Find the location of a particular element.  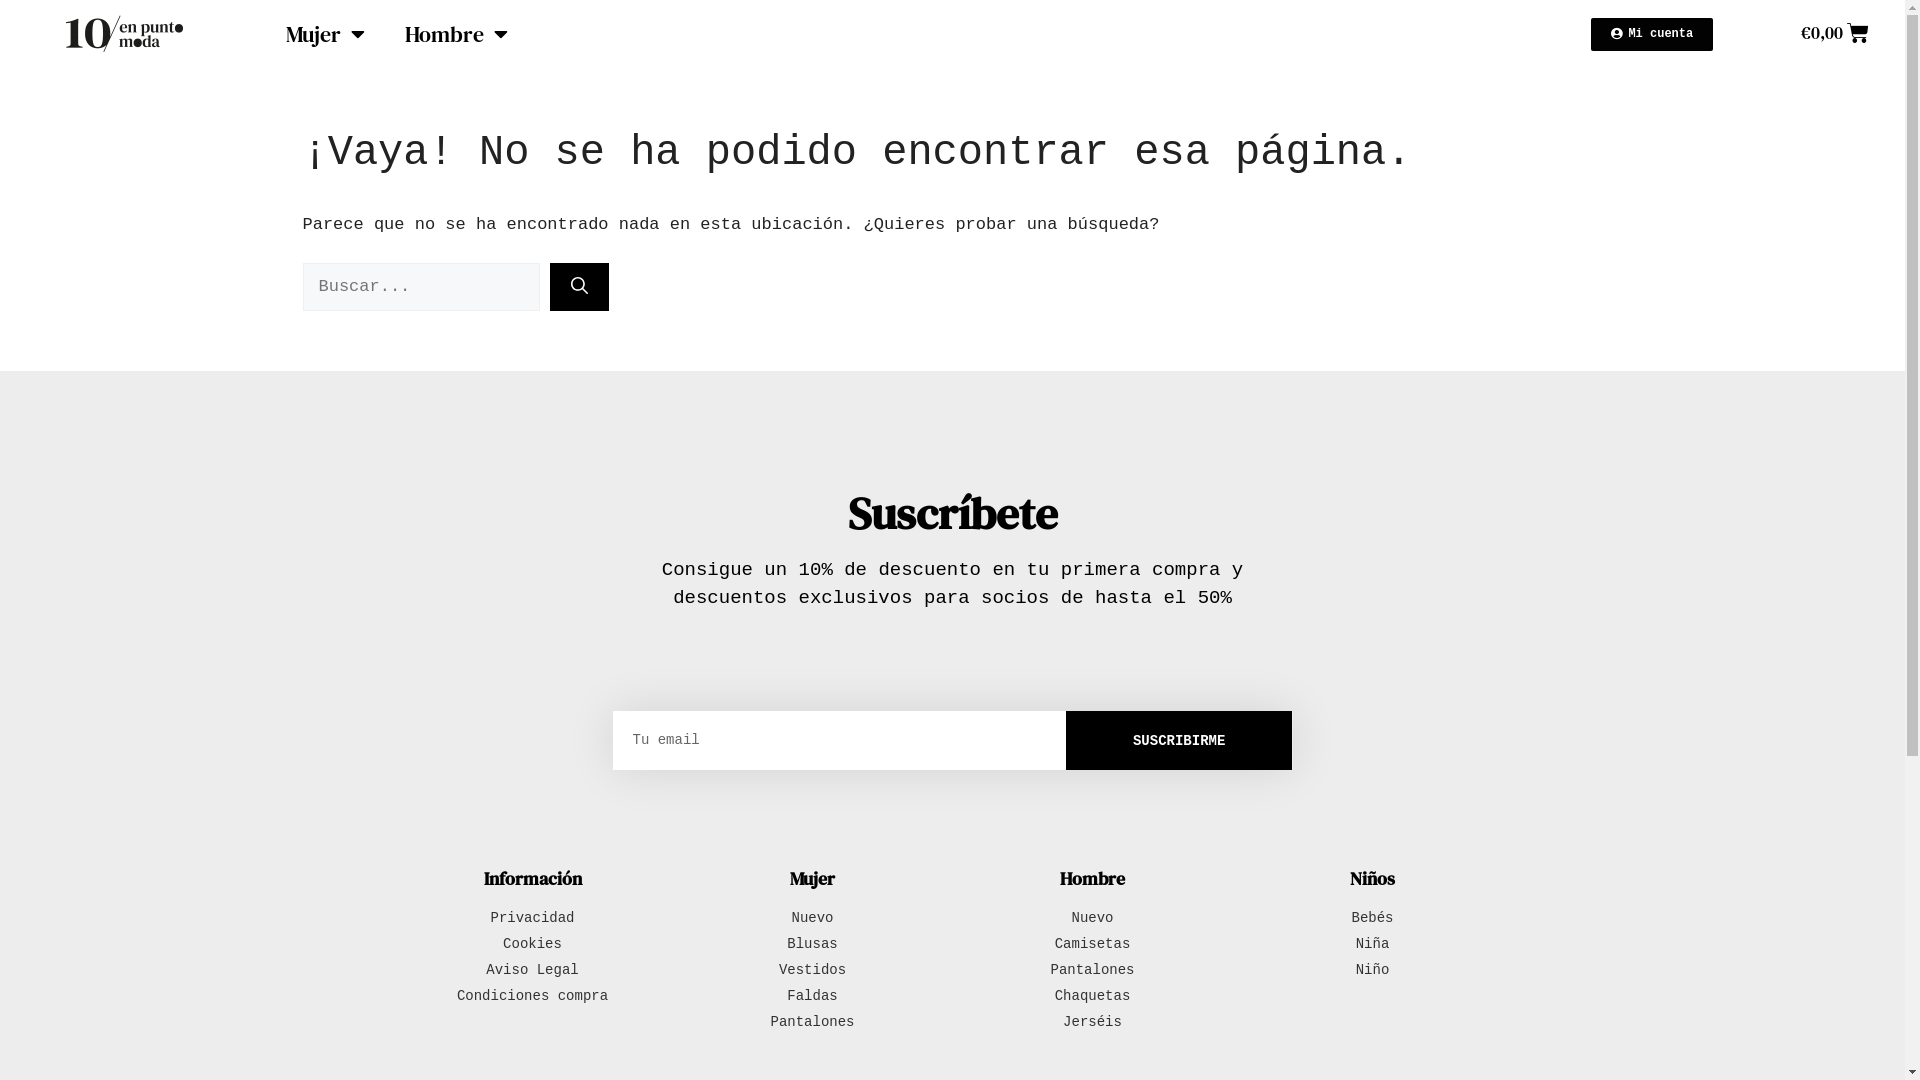

'Camisetas' is located at coordinates (1091, 944).